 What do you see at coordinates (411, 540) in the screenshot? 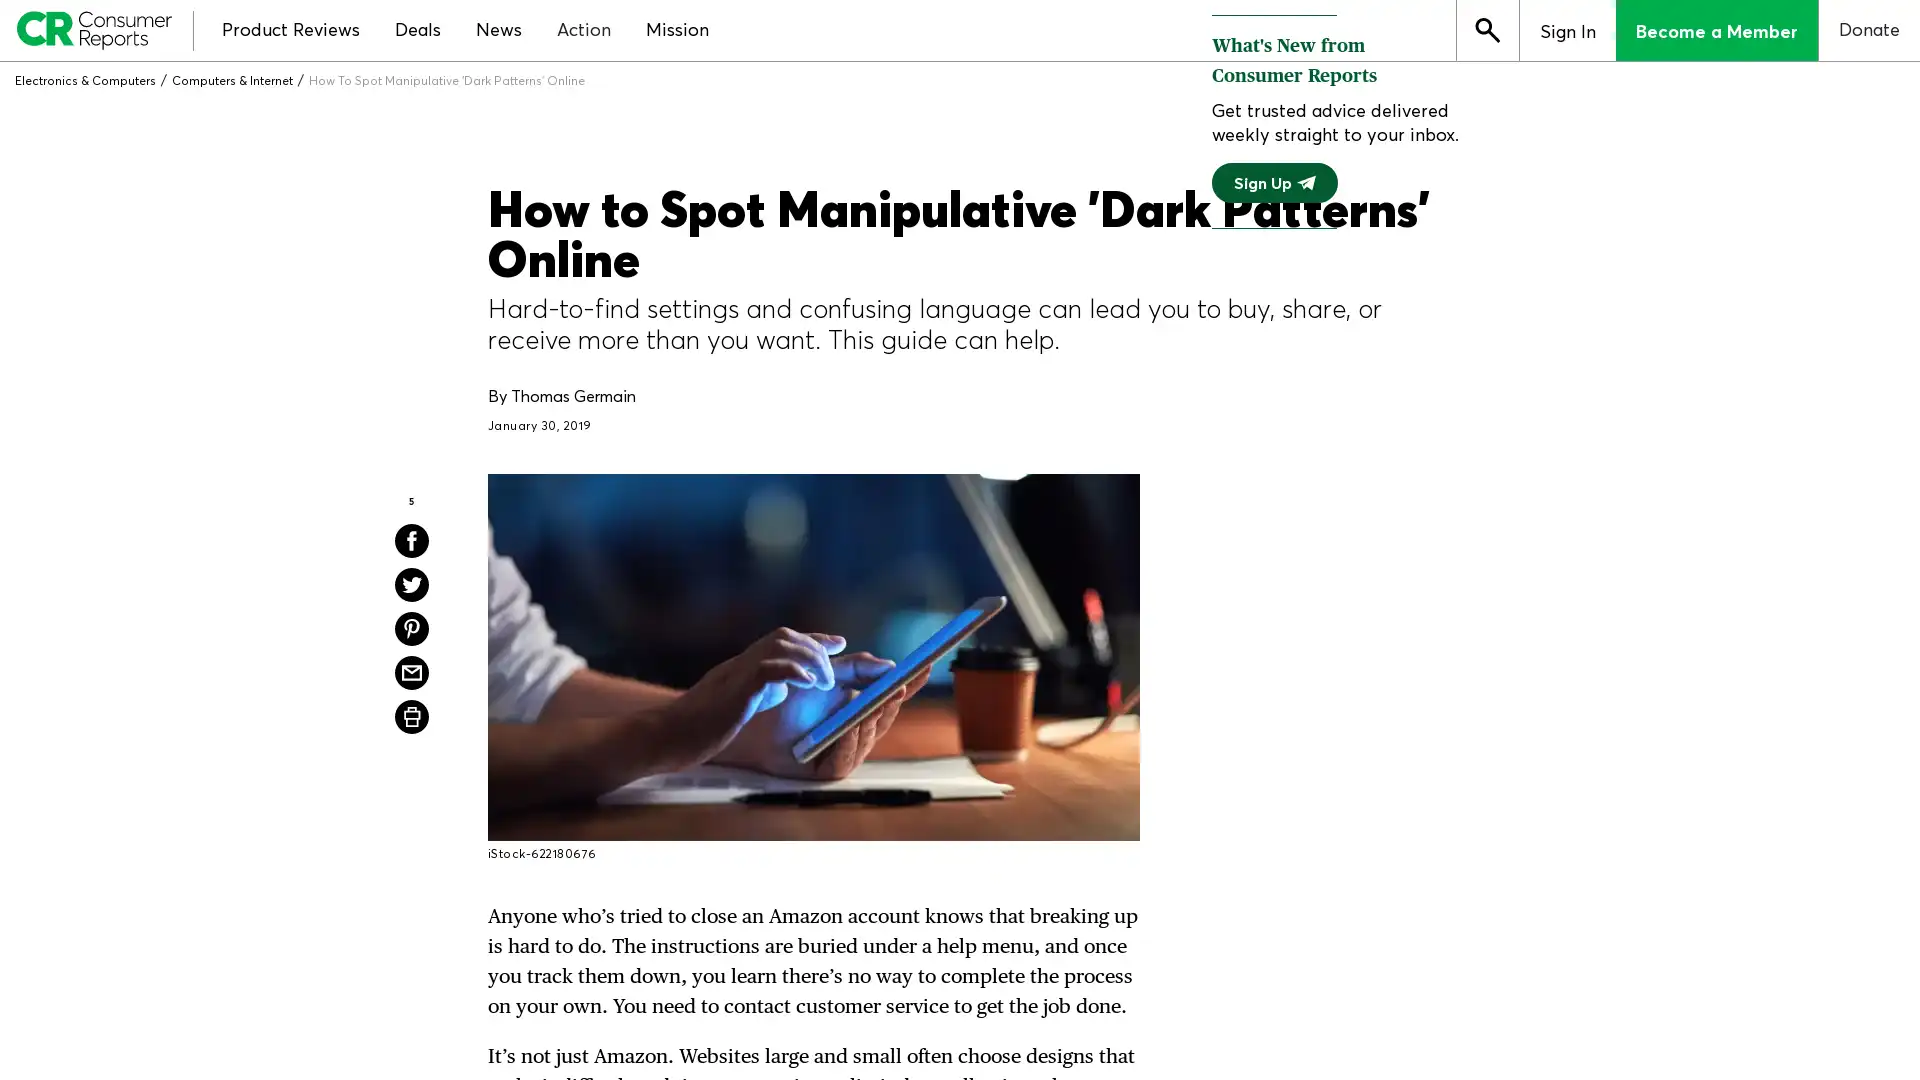
I see `facebook` at bounding box center [411, 540].